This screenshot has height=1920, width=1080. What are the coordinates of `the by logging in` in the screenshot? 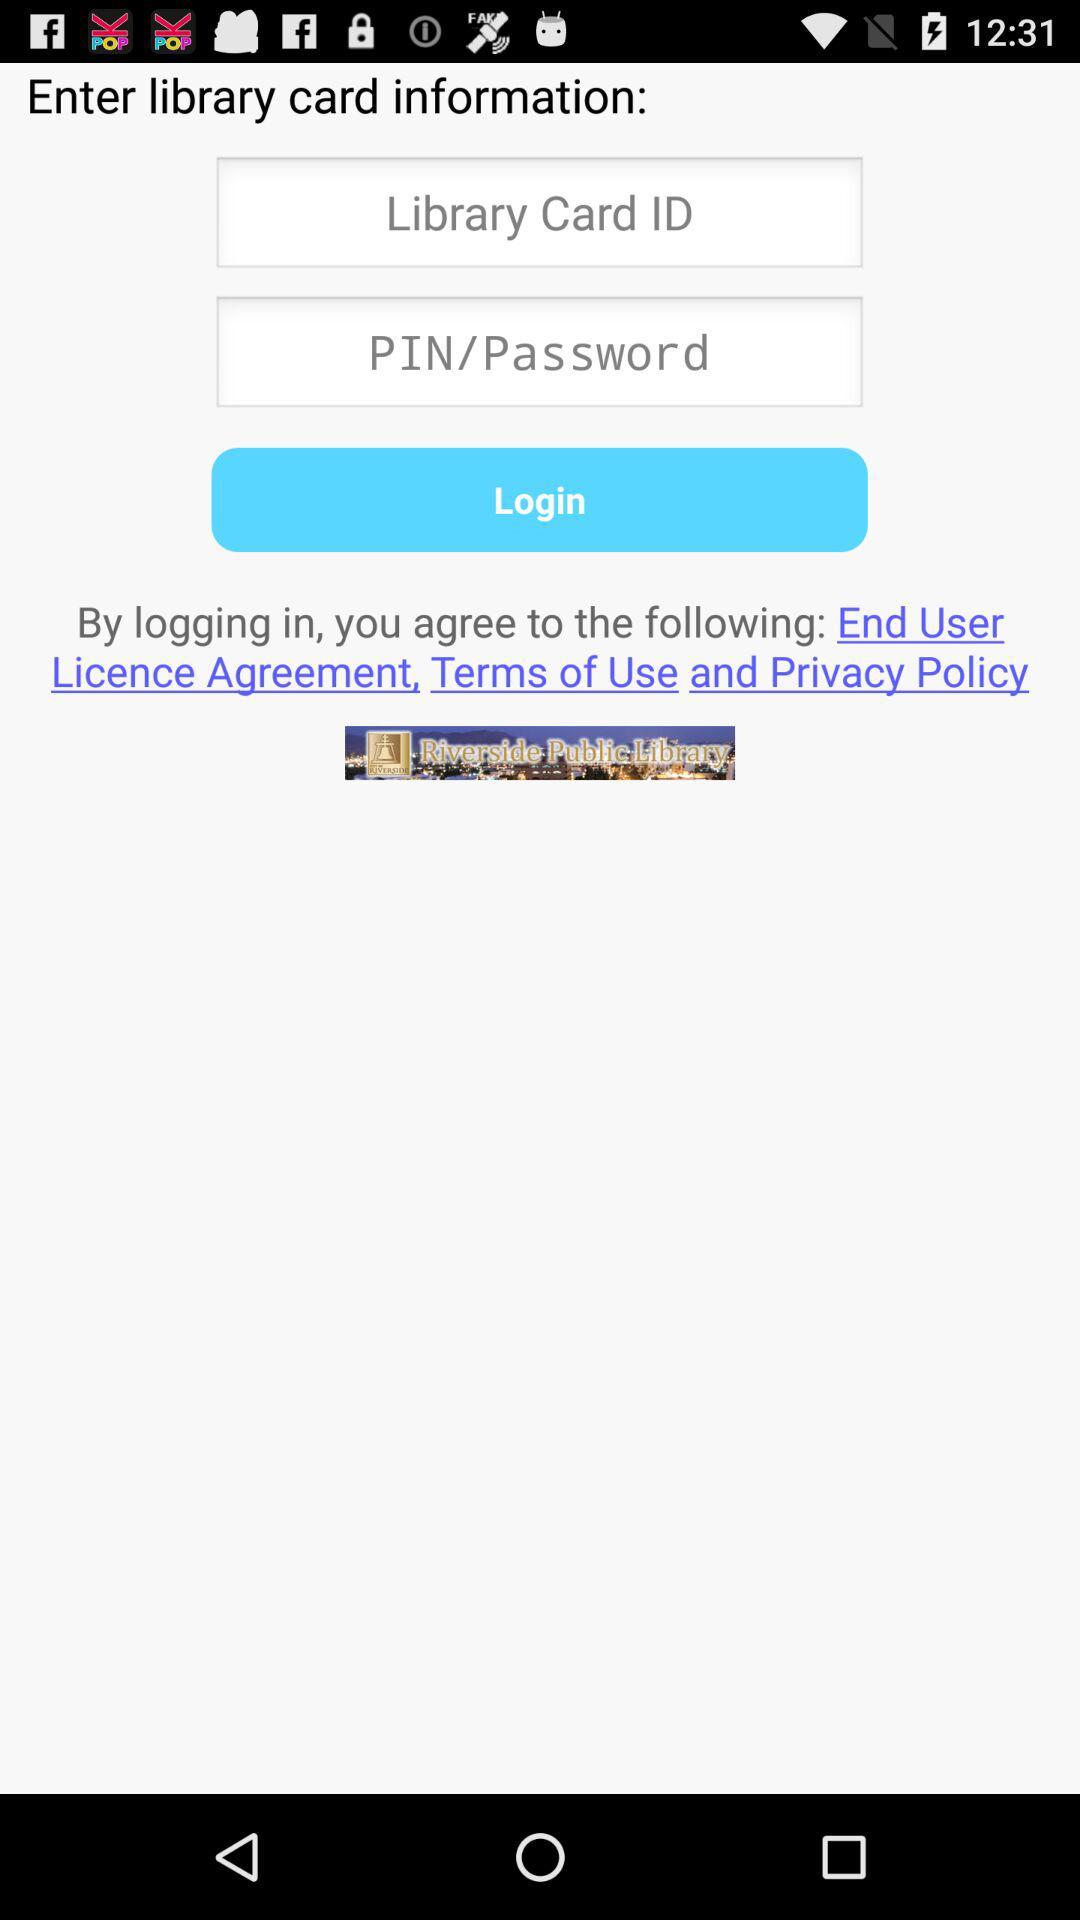 It's located at (540, 645).